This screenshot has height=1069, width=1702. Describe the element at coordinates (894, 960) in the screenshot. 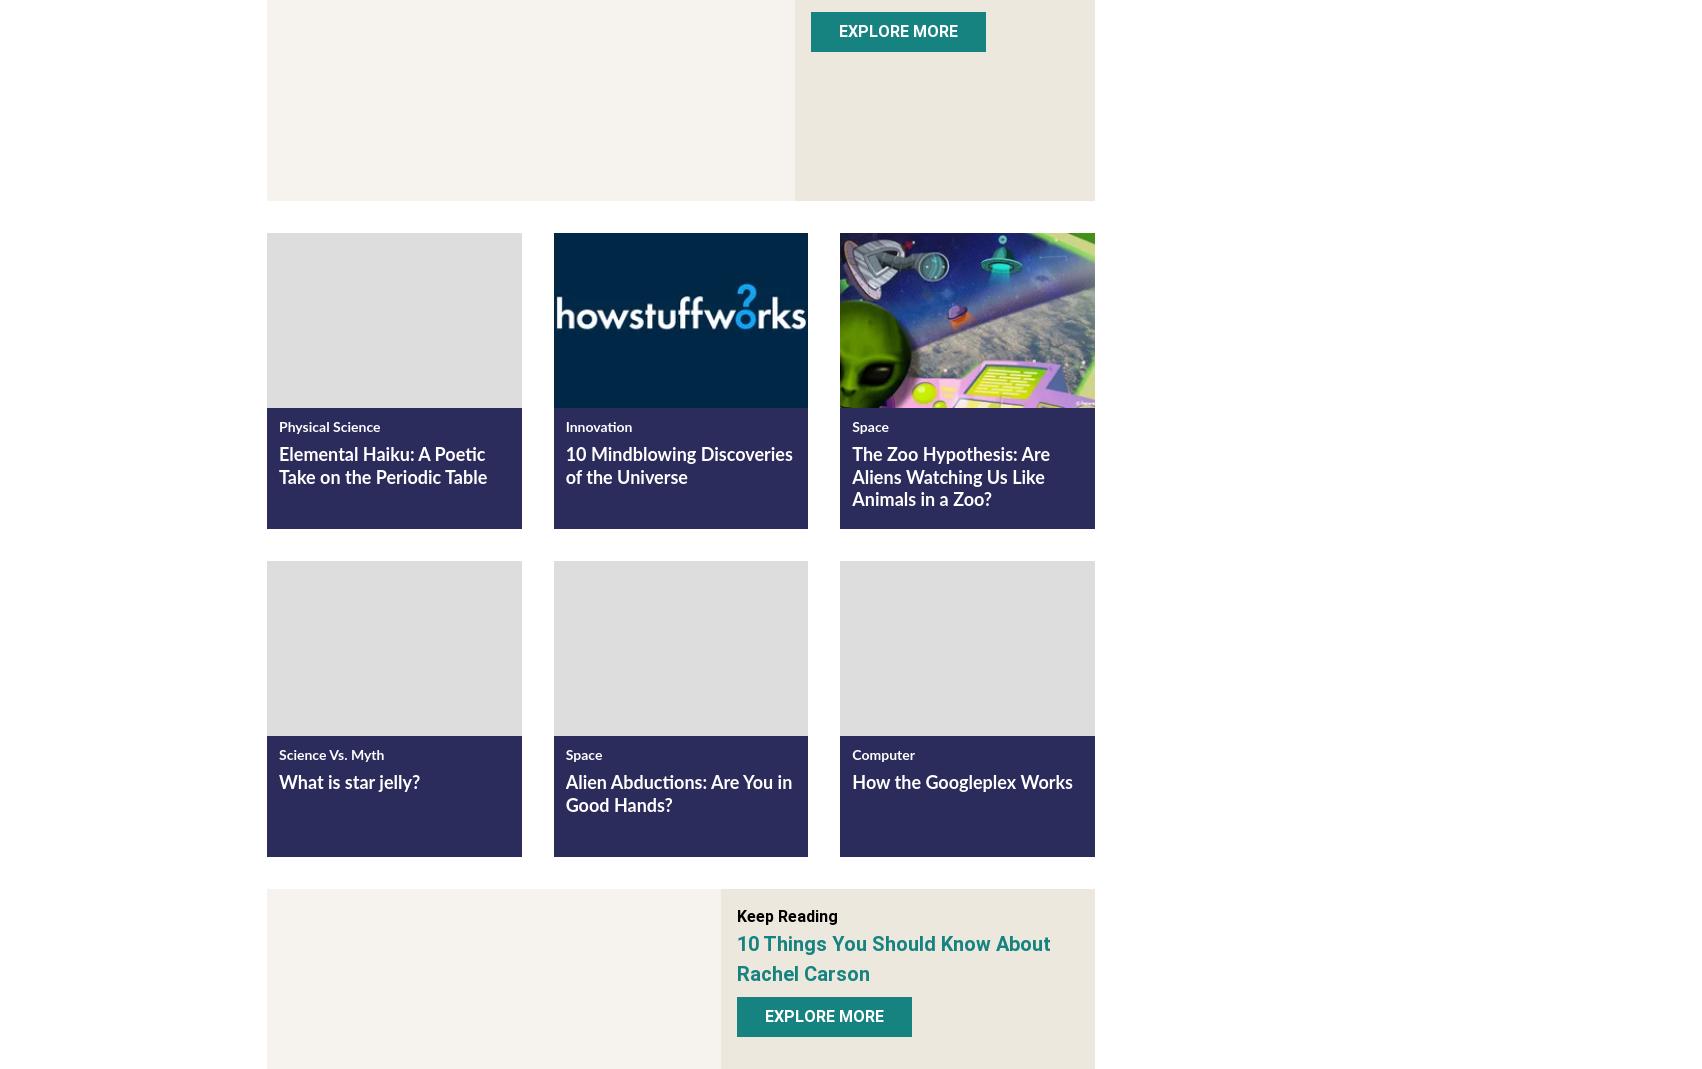

I see `'10 Things You Should Know About Rachel Carson'` at that location.